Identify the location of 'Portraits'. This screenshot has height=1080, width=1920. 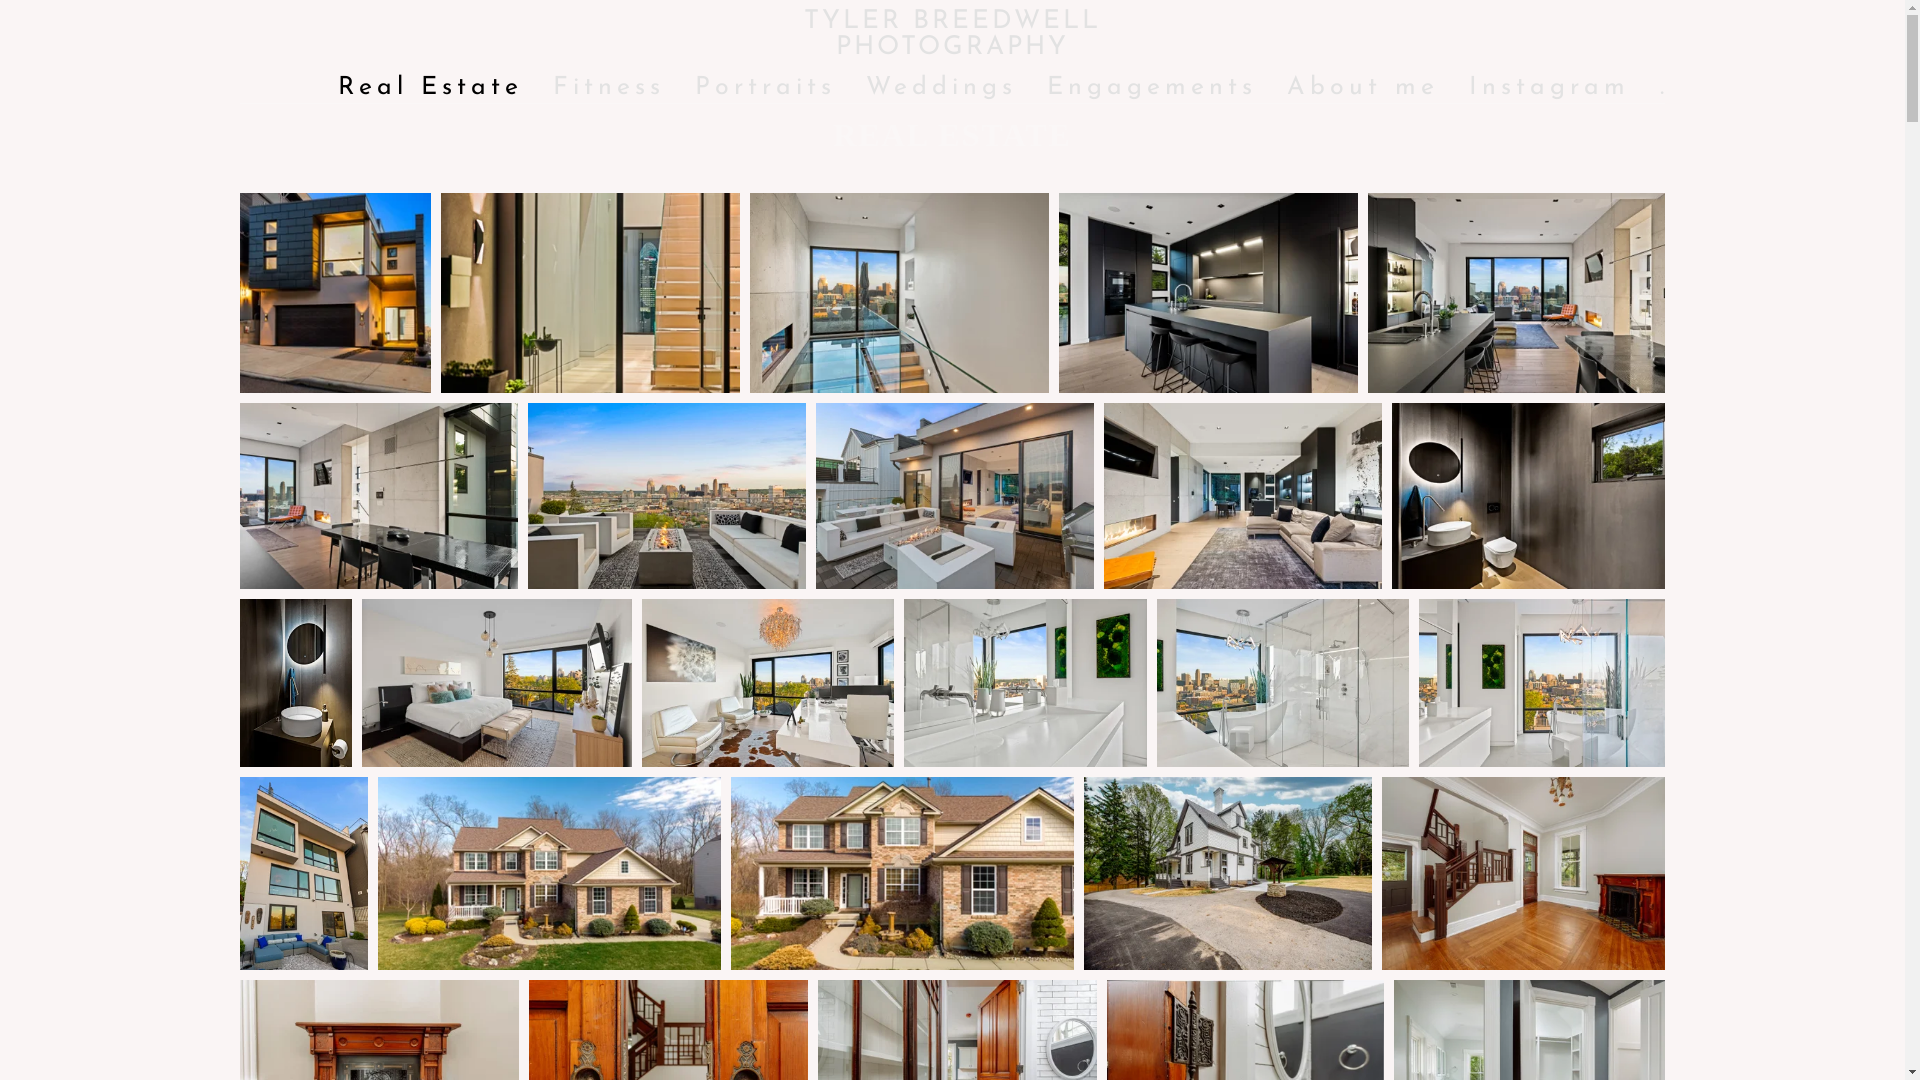
(764, 86).